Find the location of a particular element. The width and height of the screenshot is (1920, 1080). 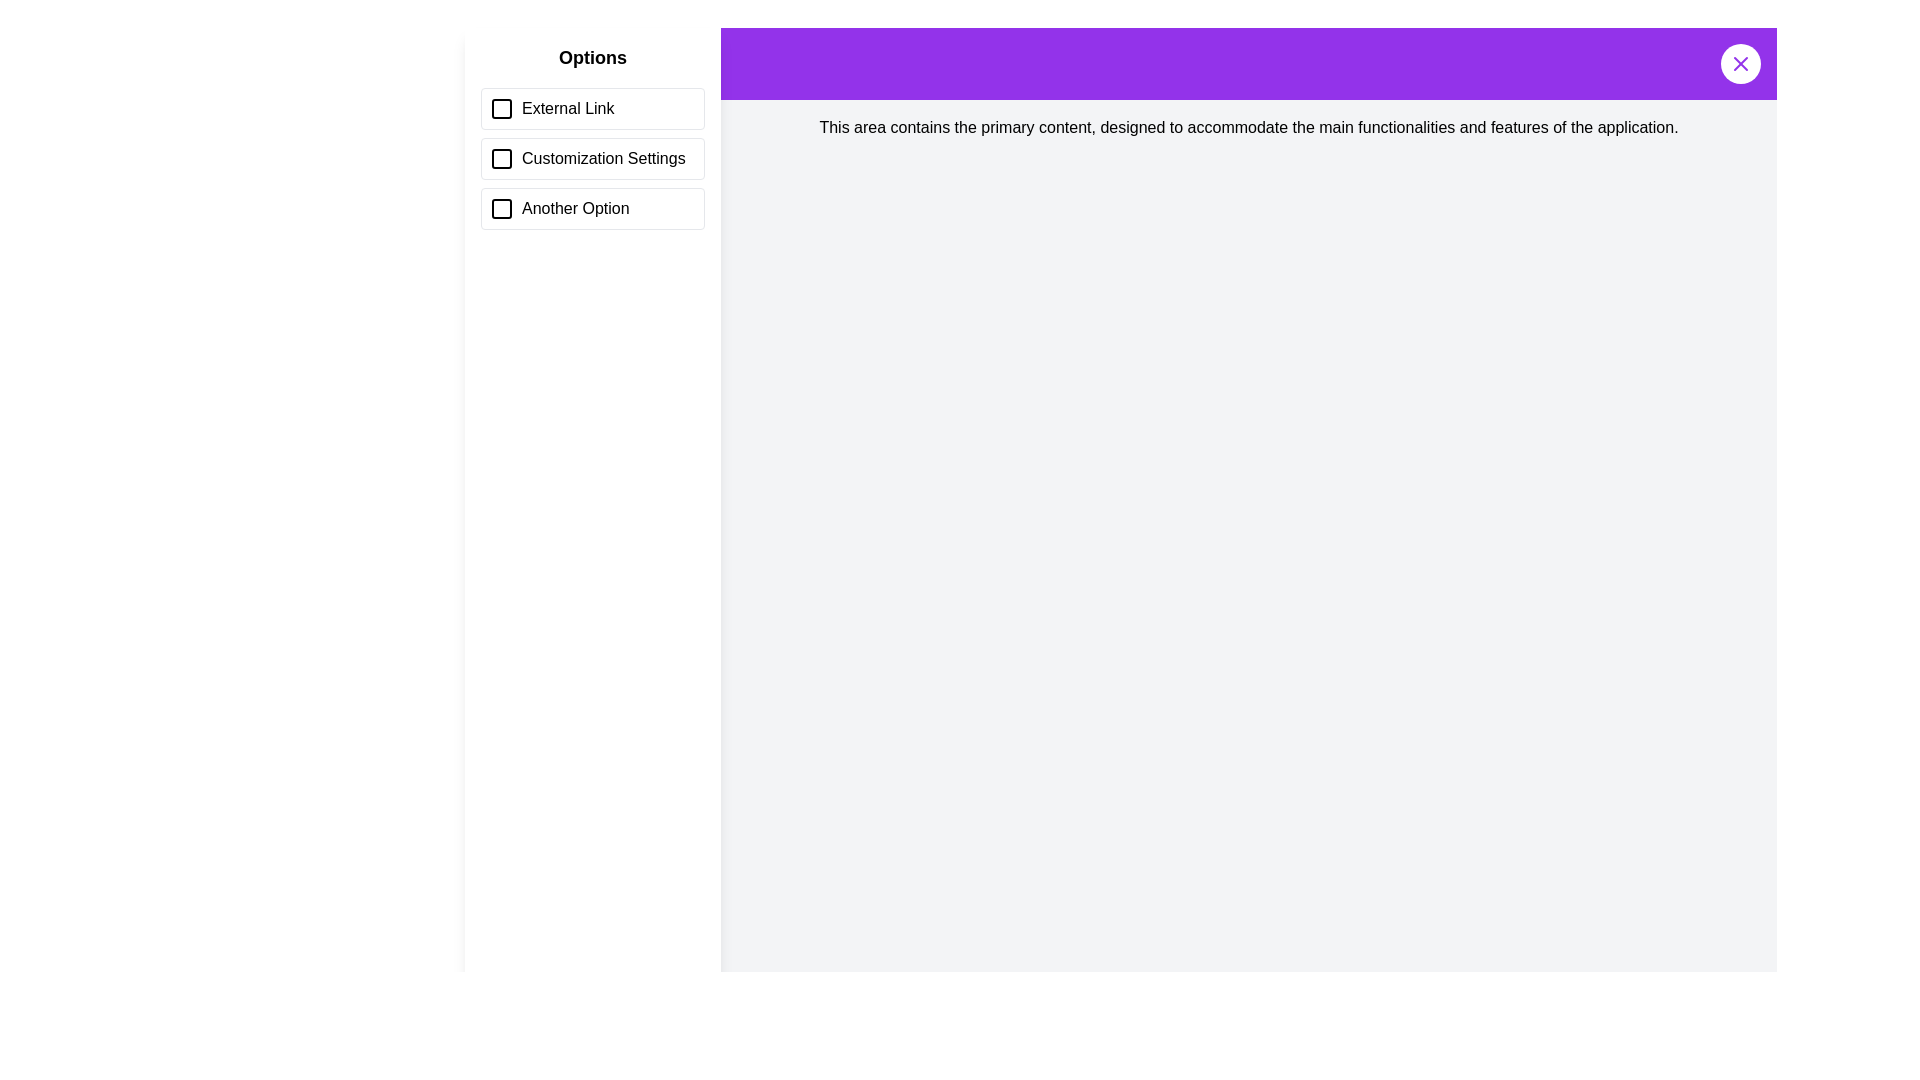

the checkbox visual component part located to the left of the 'Customization Settings' option text is located at coordinates (502, 157).